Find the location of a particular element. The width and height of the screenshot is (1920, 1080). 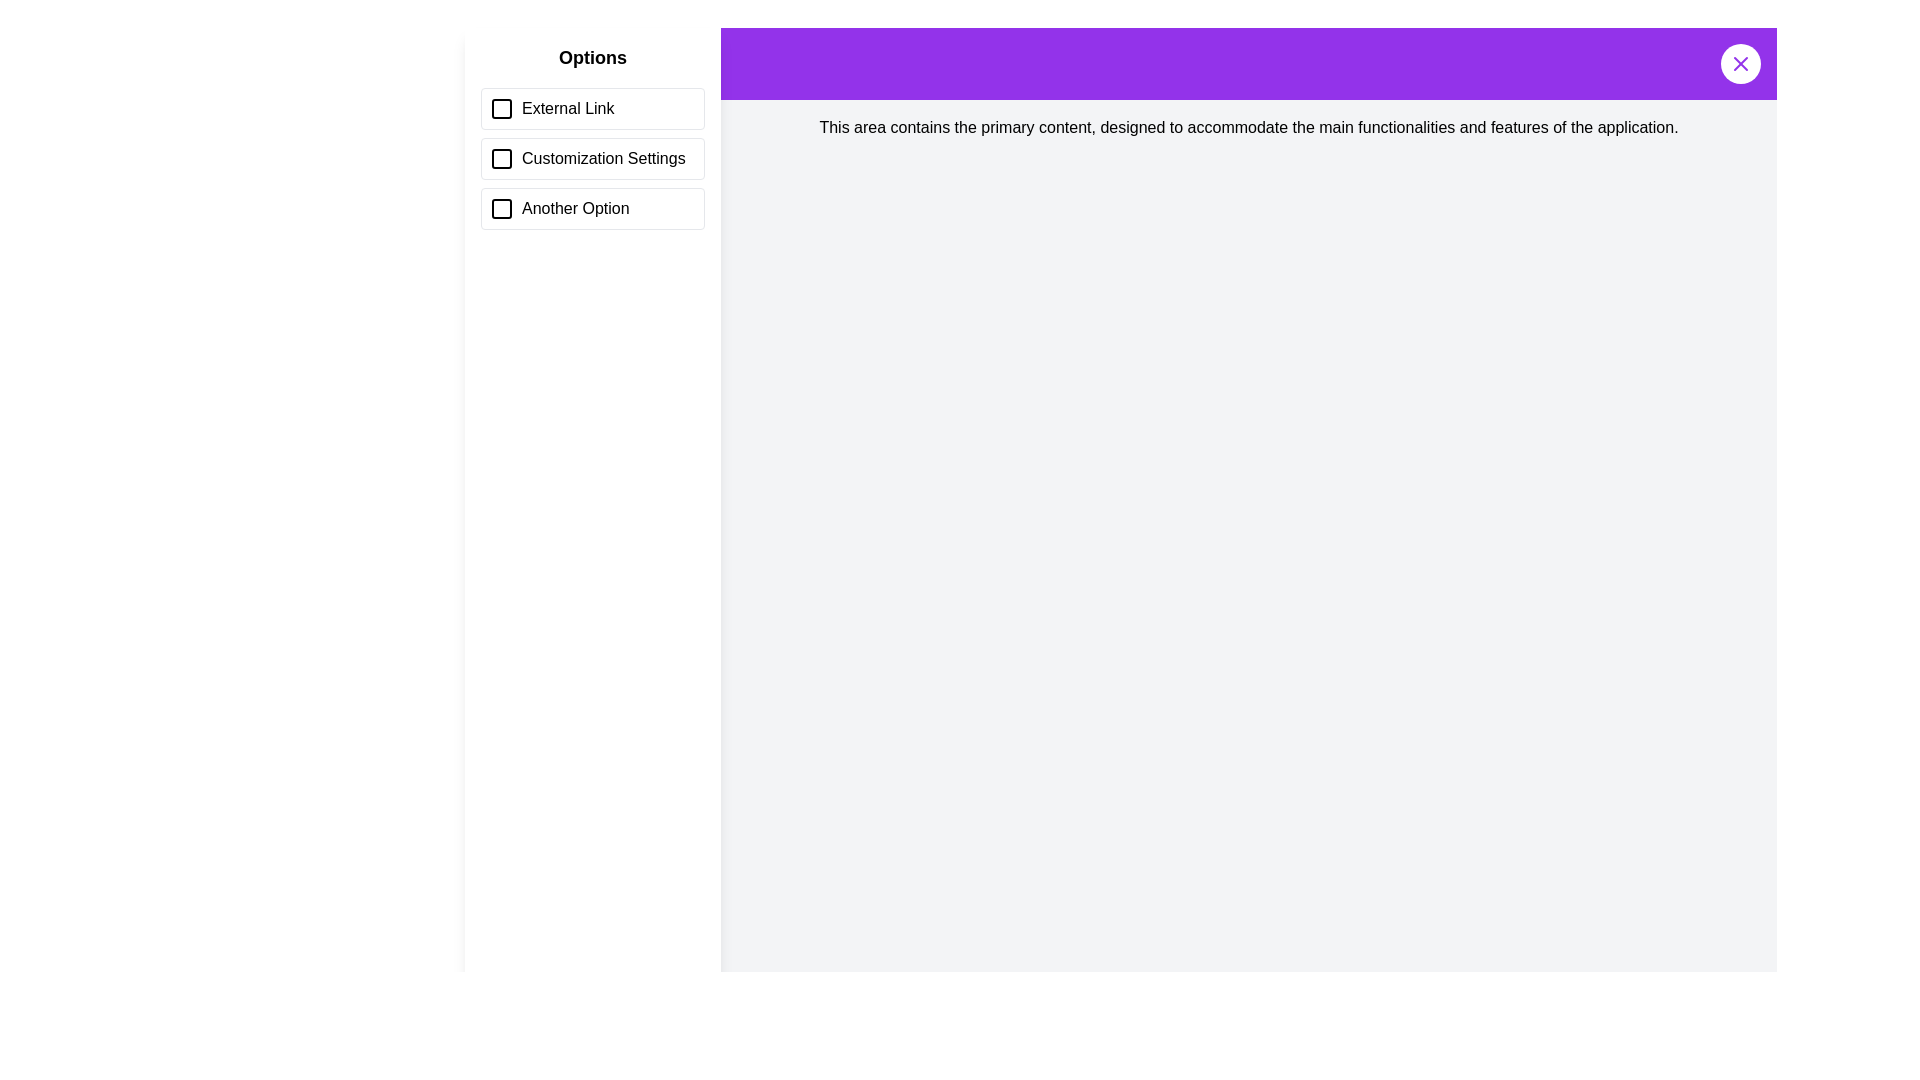

the checkbox visual component part located to the left of the 'Customization Settings' option text is located at coordinates (502, 157).